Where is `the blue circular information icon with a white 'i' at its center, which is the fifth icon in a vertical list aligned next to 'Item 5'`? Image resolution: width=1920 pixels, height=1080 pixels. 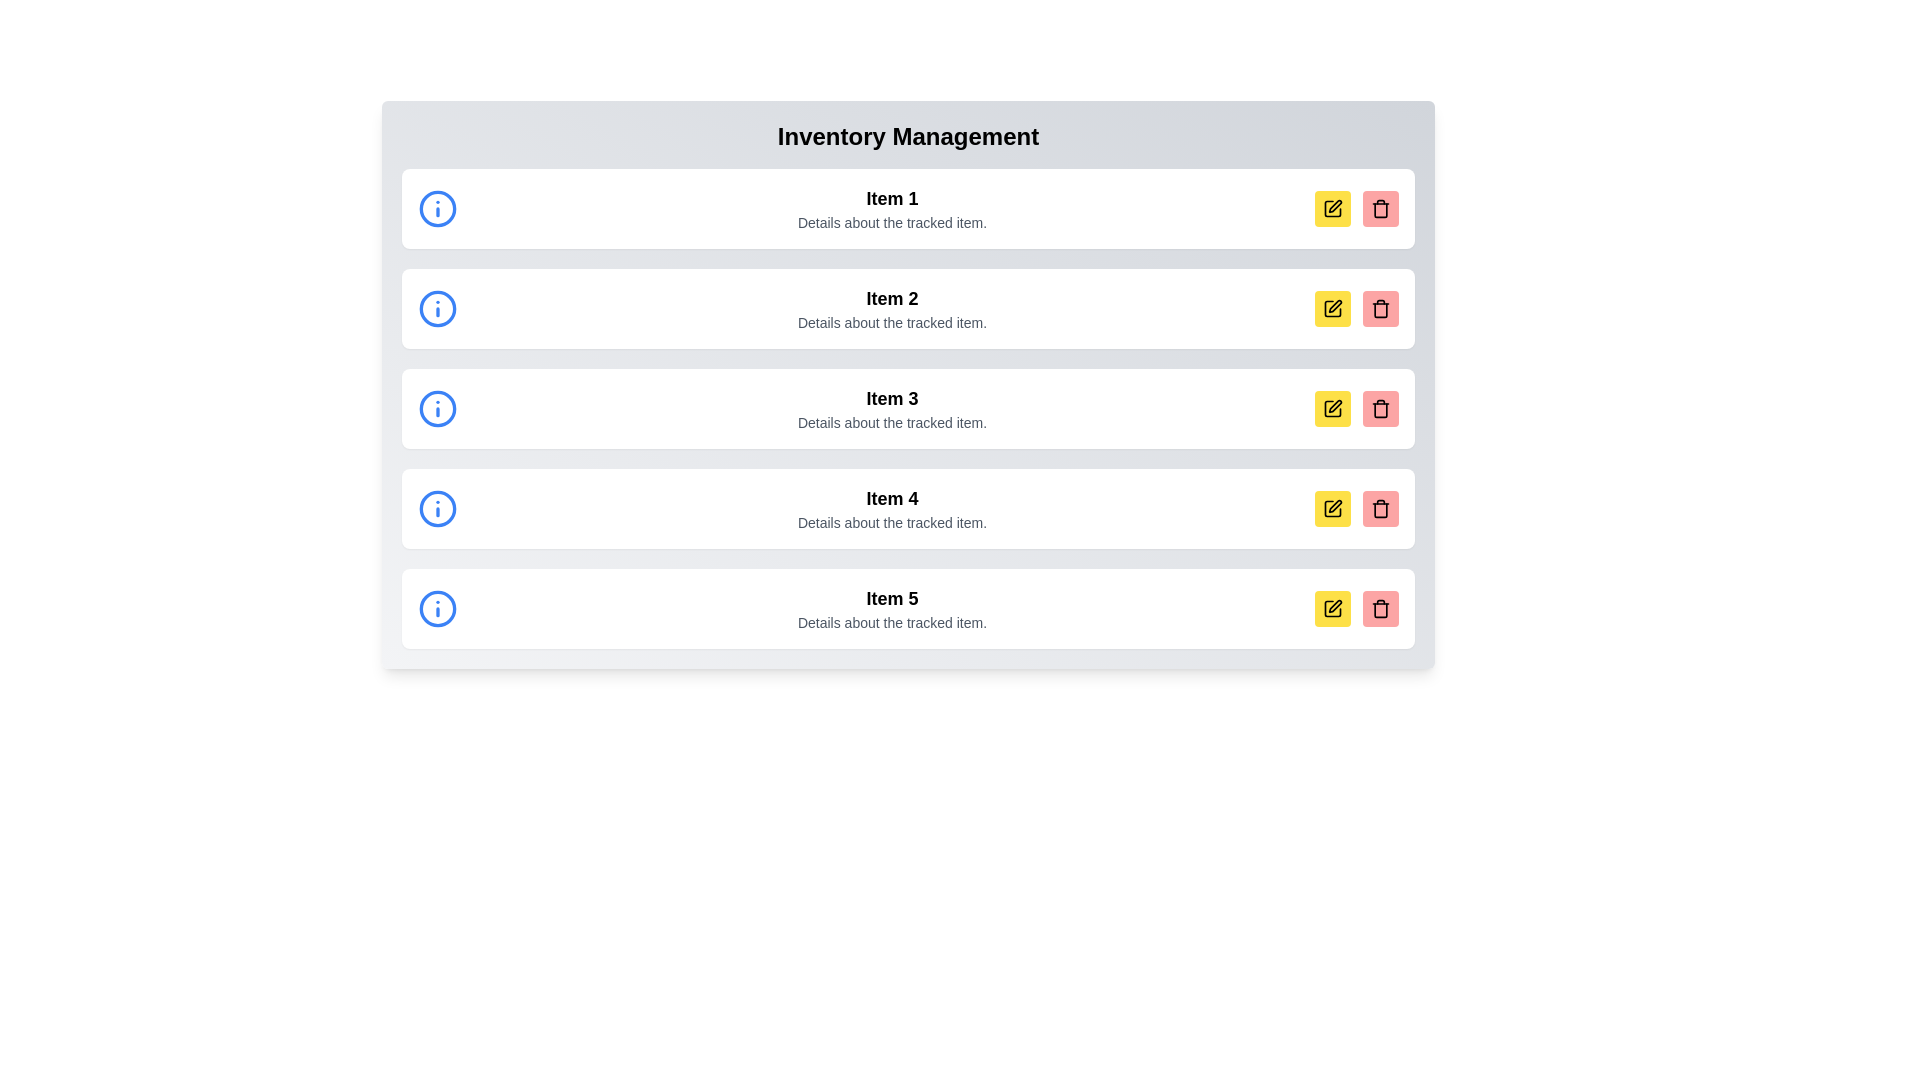 the blue circular information icon with a white 'i' at its center, which is the fifth icon in a vertical list aligned next to 'Item 5' is located at coordinates (436, 608).